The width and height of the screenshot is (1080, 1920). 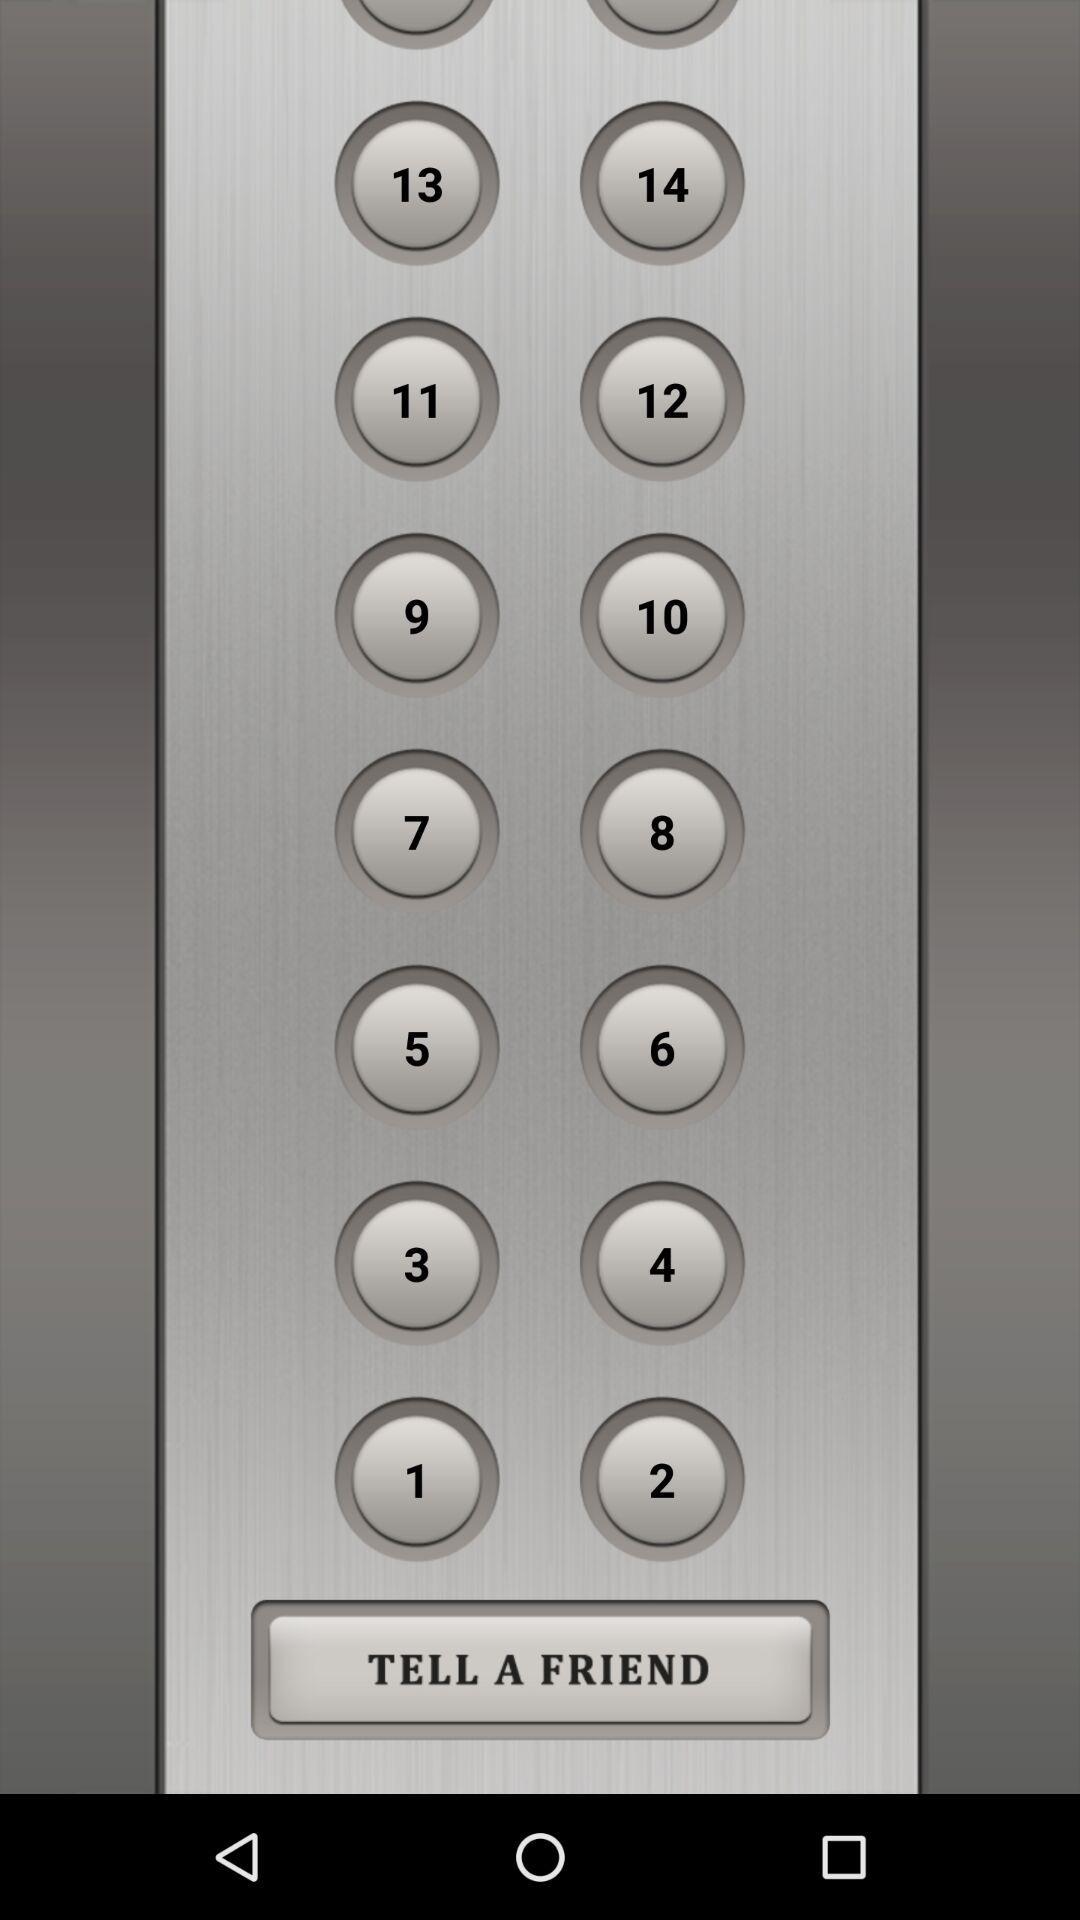 What do you see at coordinates (416, 614) in the screenshot?
I see `the item above the 7 item` at bounding box center [416, 614].